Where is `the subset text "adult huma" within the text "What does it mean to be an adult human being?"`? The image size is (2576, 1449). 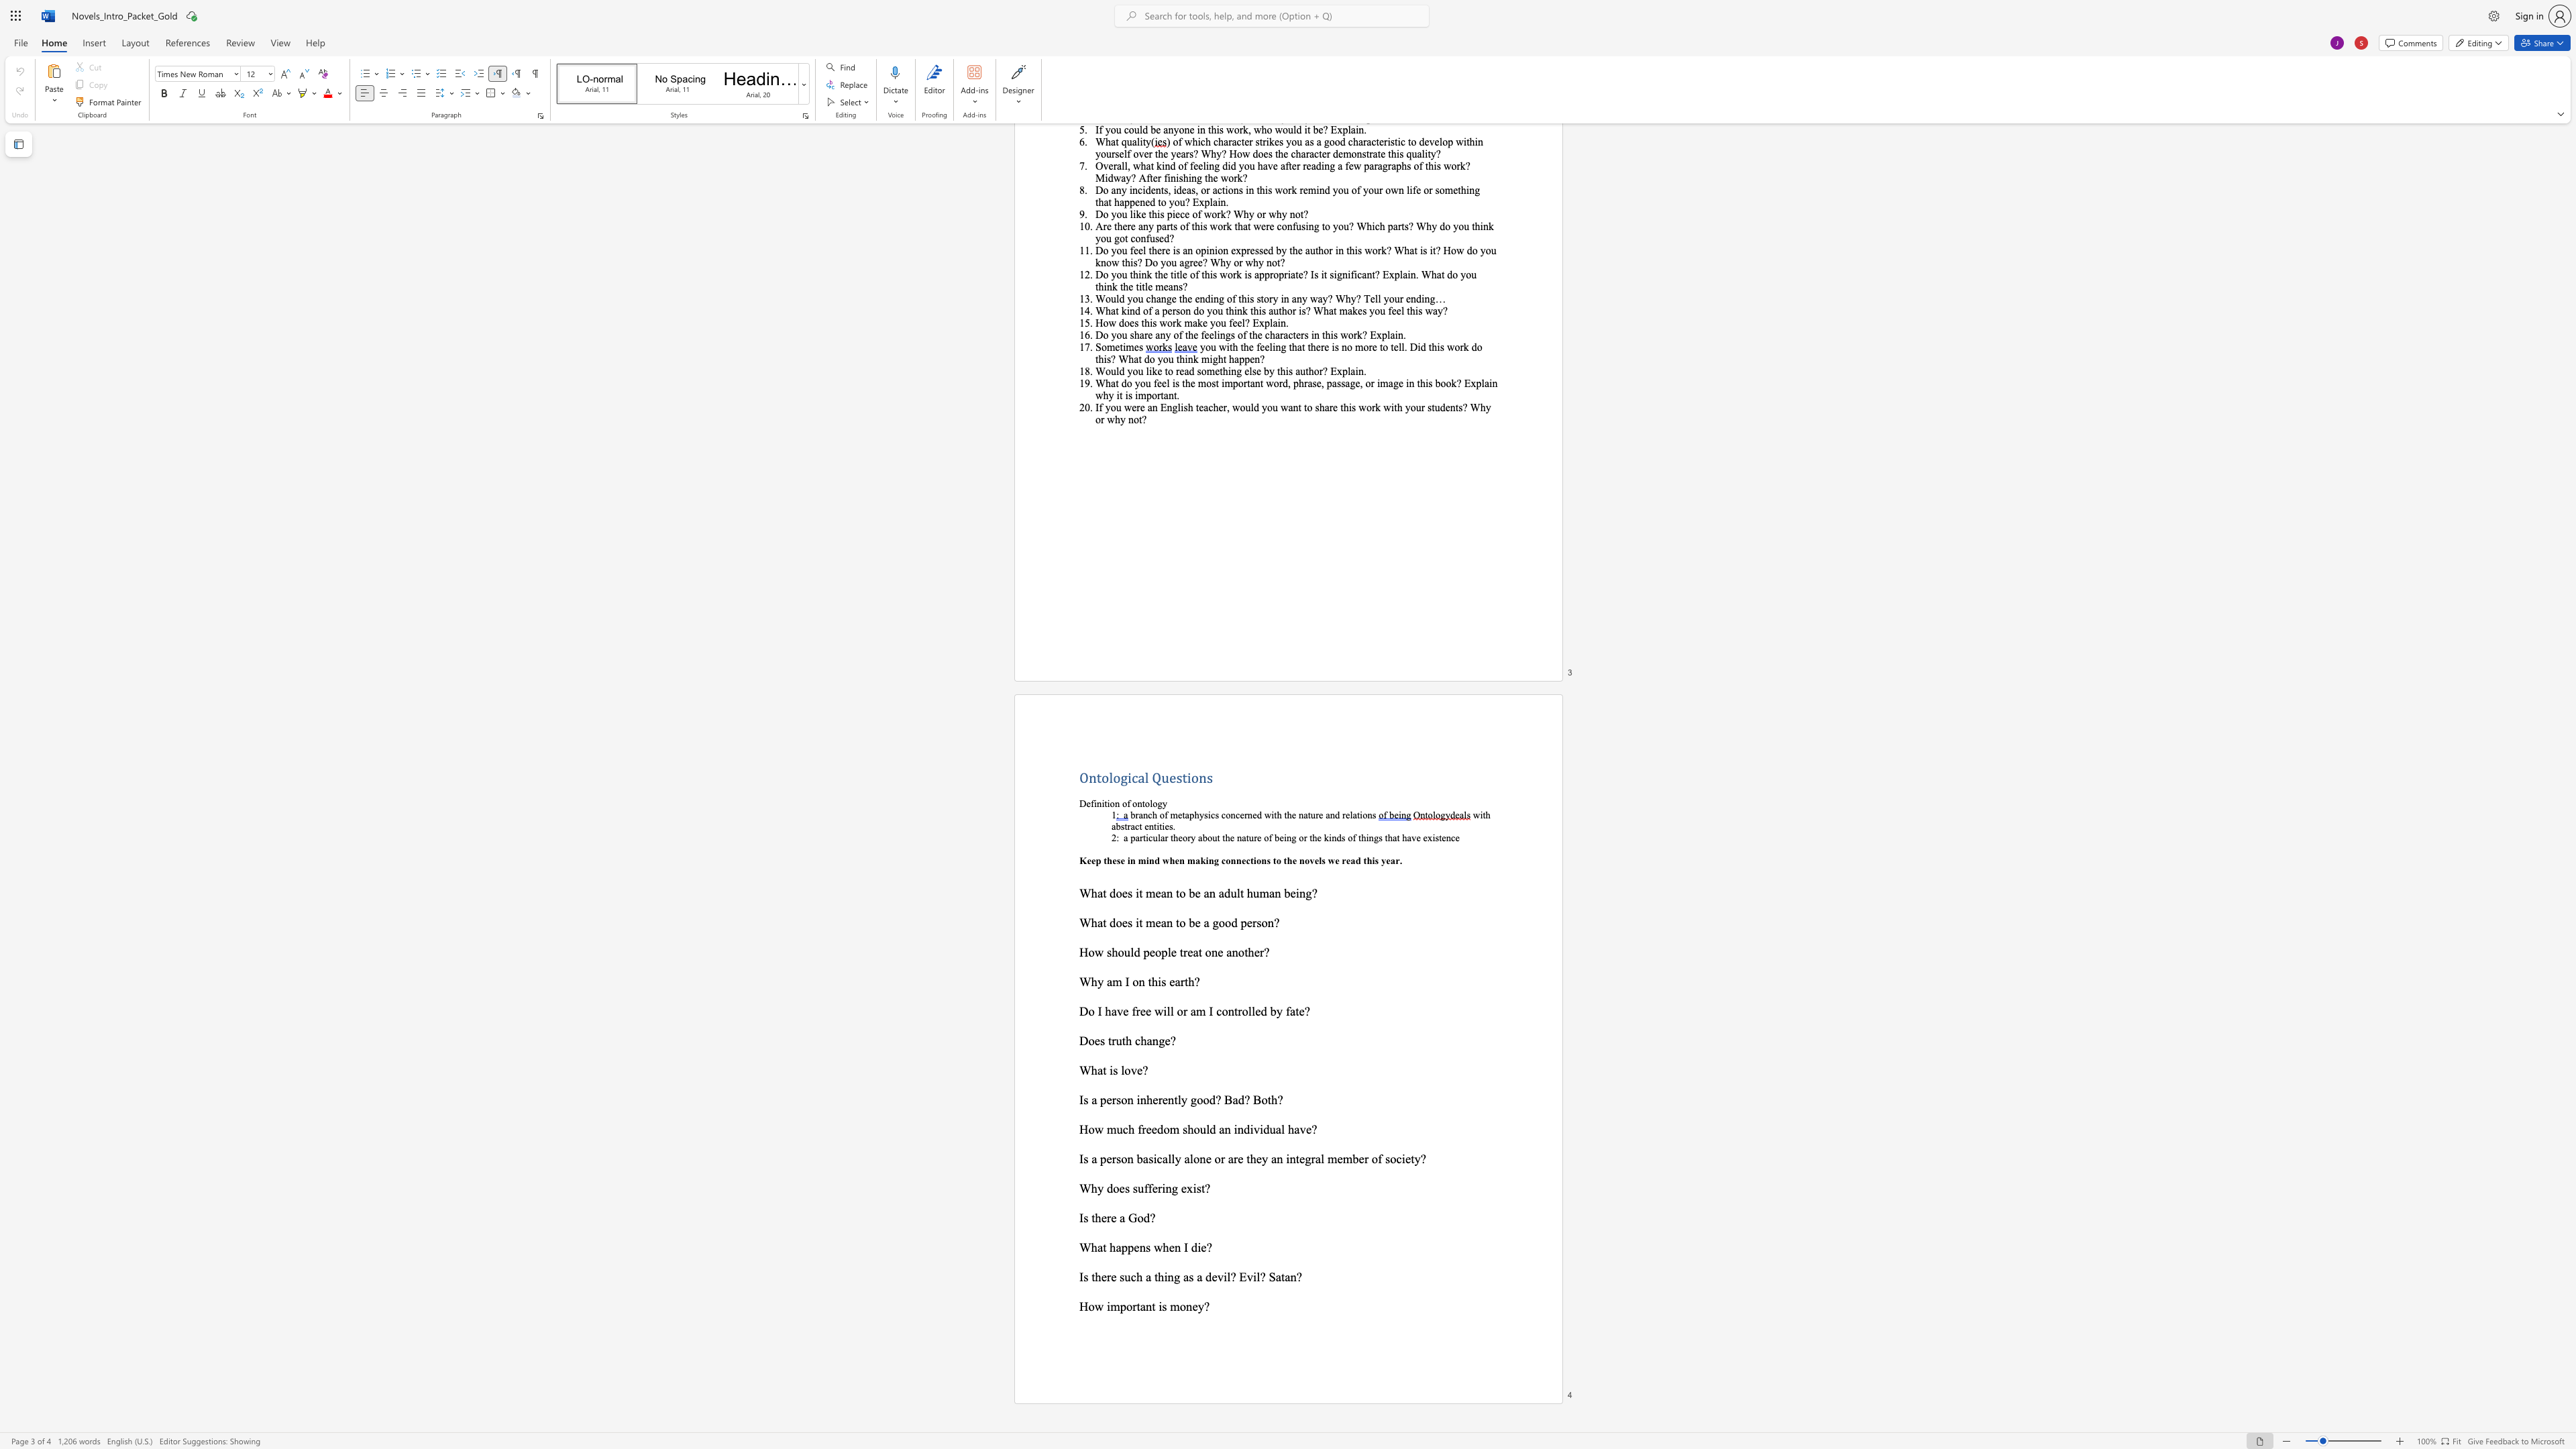
the subset text "adult huma" within the text "What does it mean to be an adult human being?" is located at coordinates (1218, 892).